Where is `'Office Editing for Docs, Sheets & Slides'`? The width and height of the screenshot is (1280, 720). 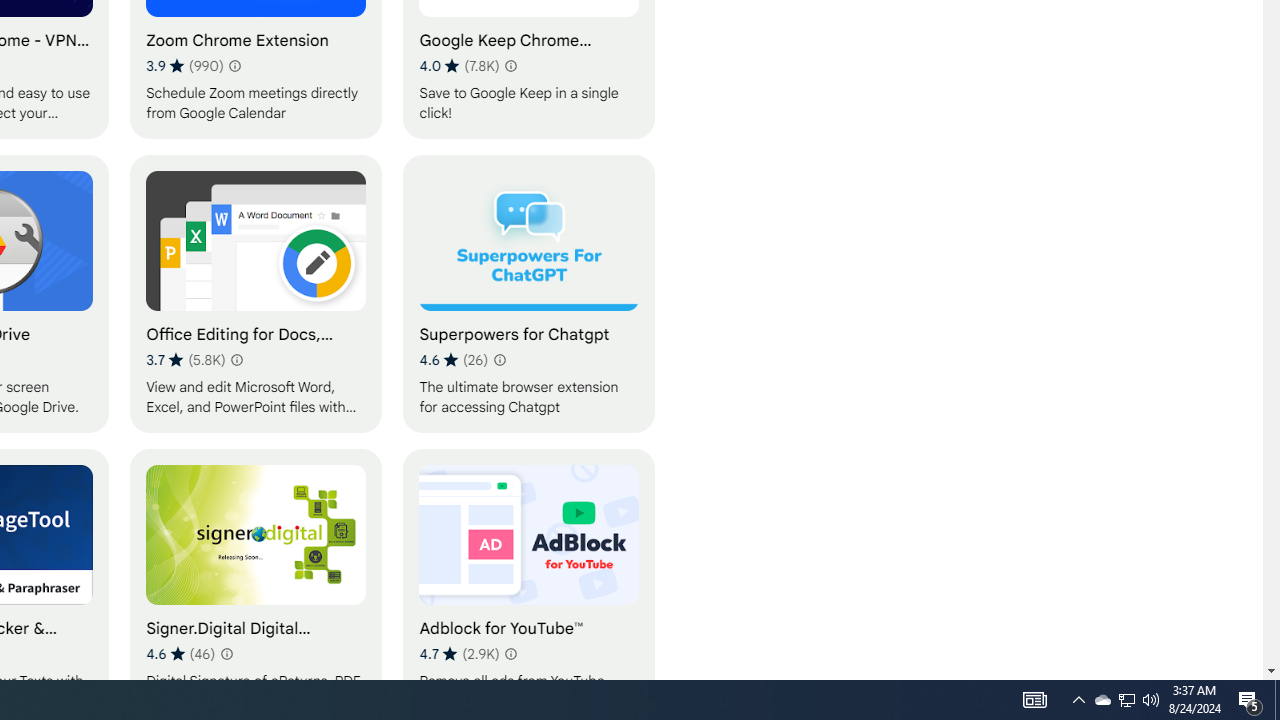 'Office Editing for Docs, Sheets & Slides' is located at coordinates (255, 293).